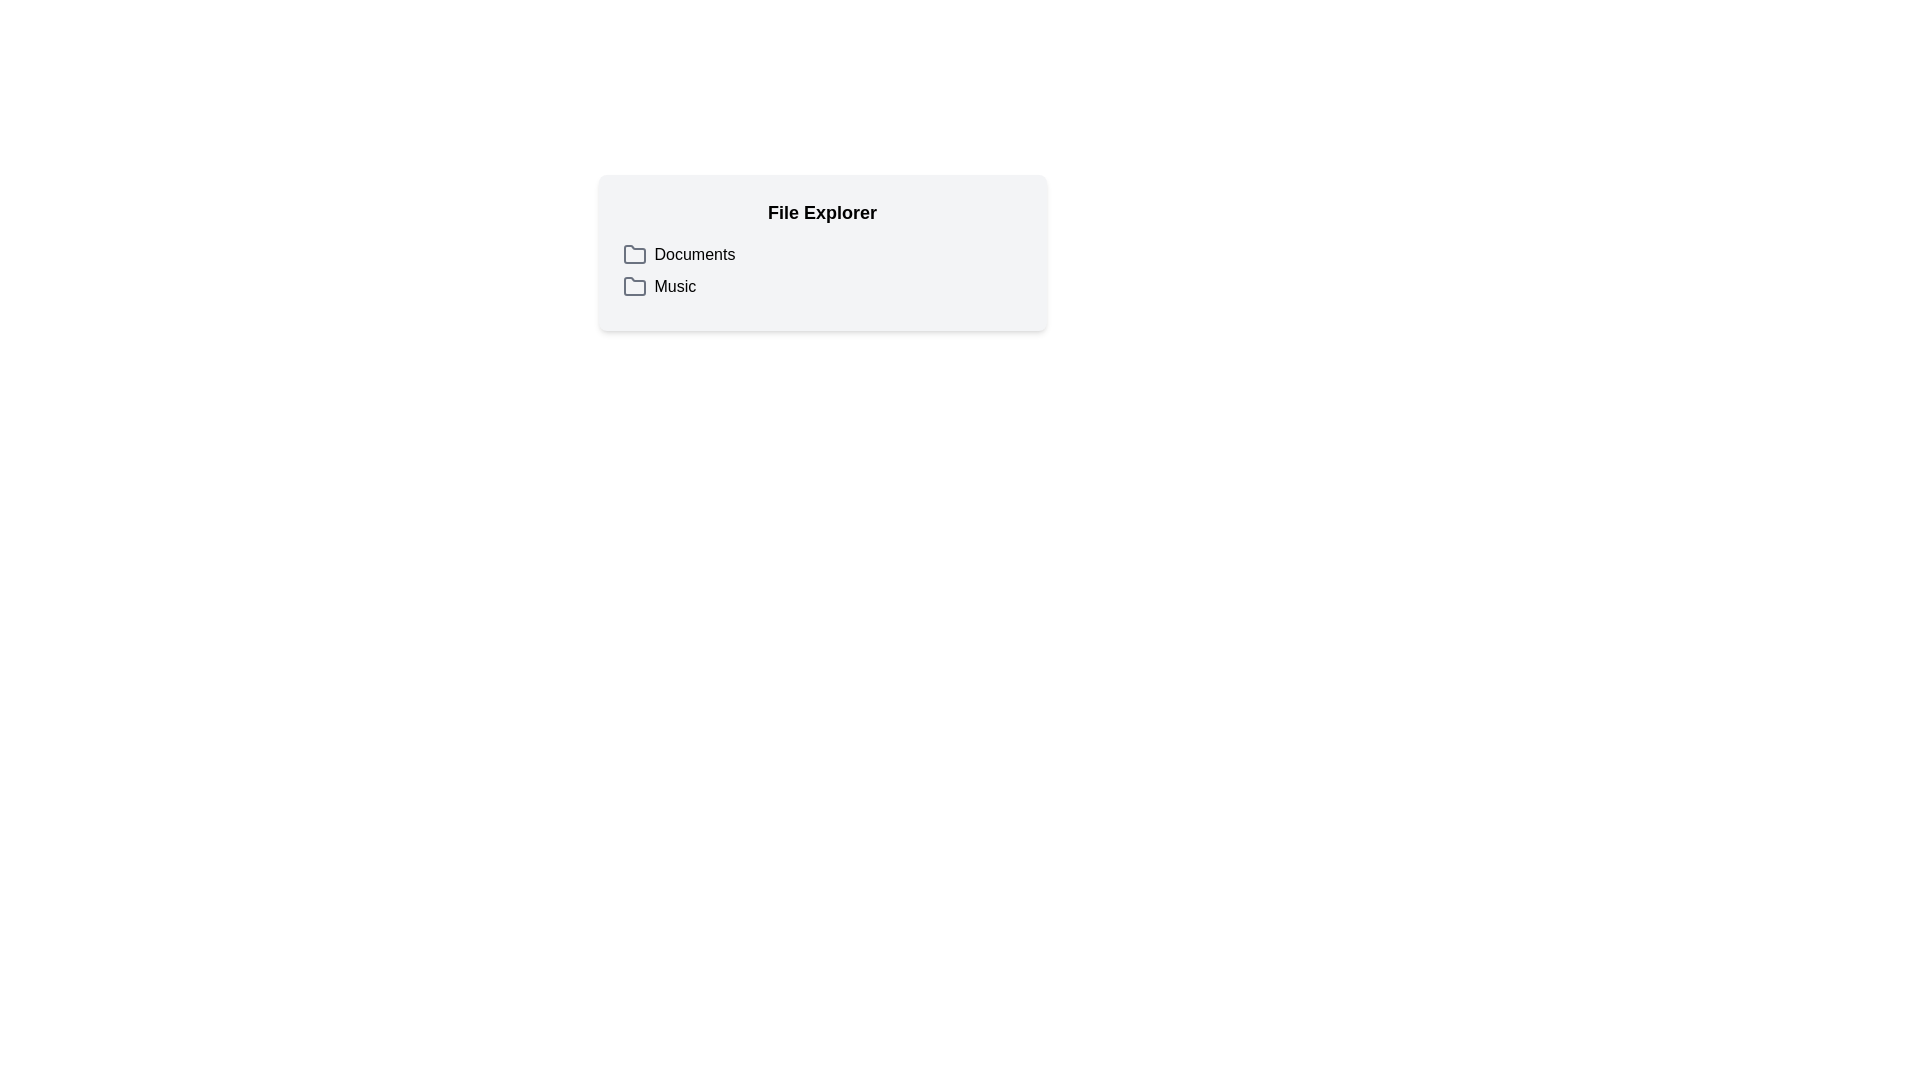 This screenshot has height=1080, width=1920. Describe the element at coordinates (675, 286) in the screenshot. I see `the 'Music' text label` at that location.